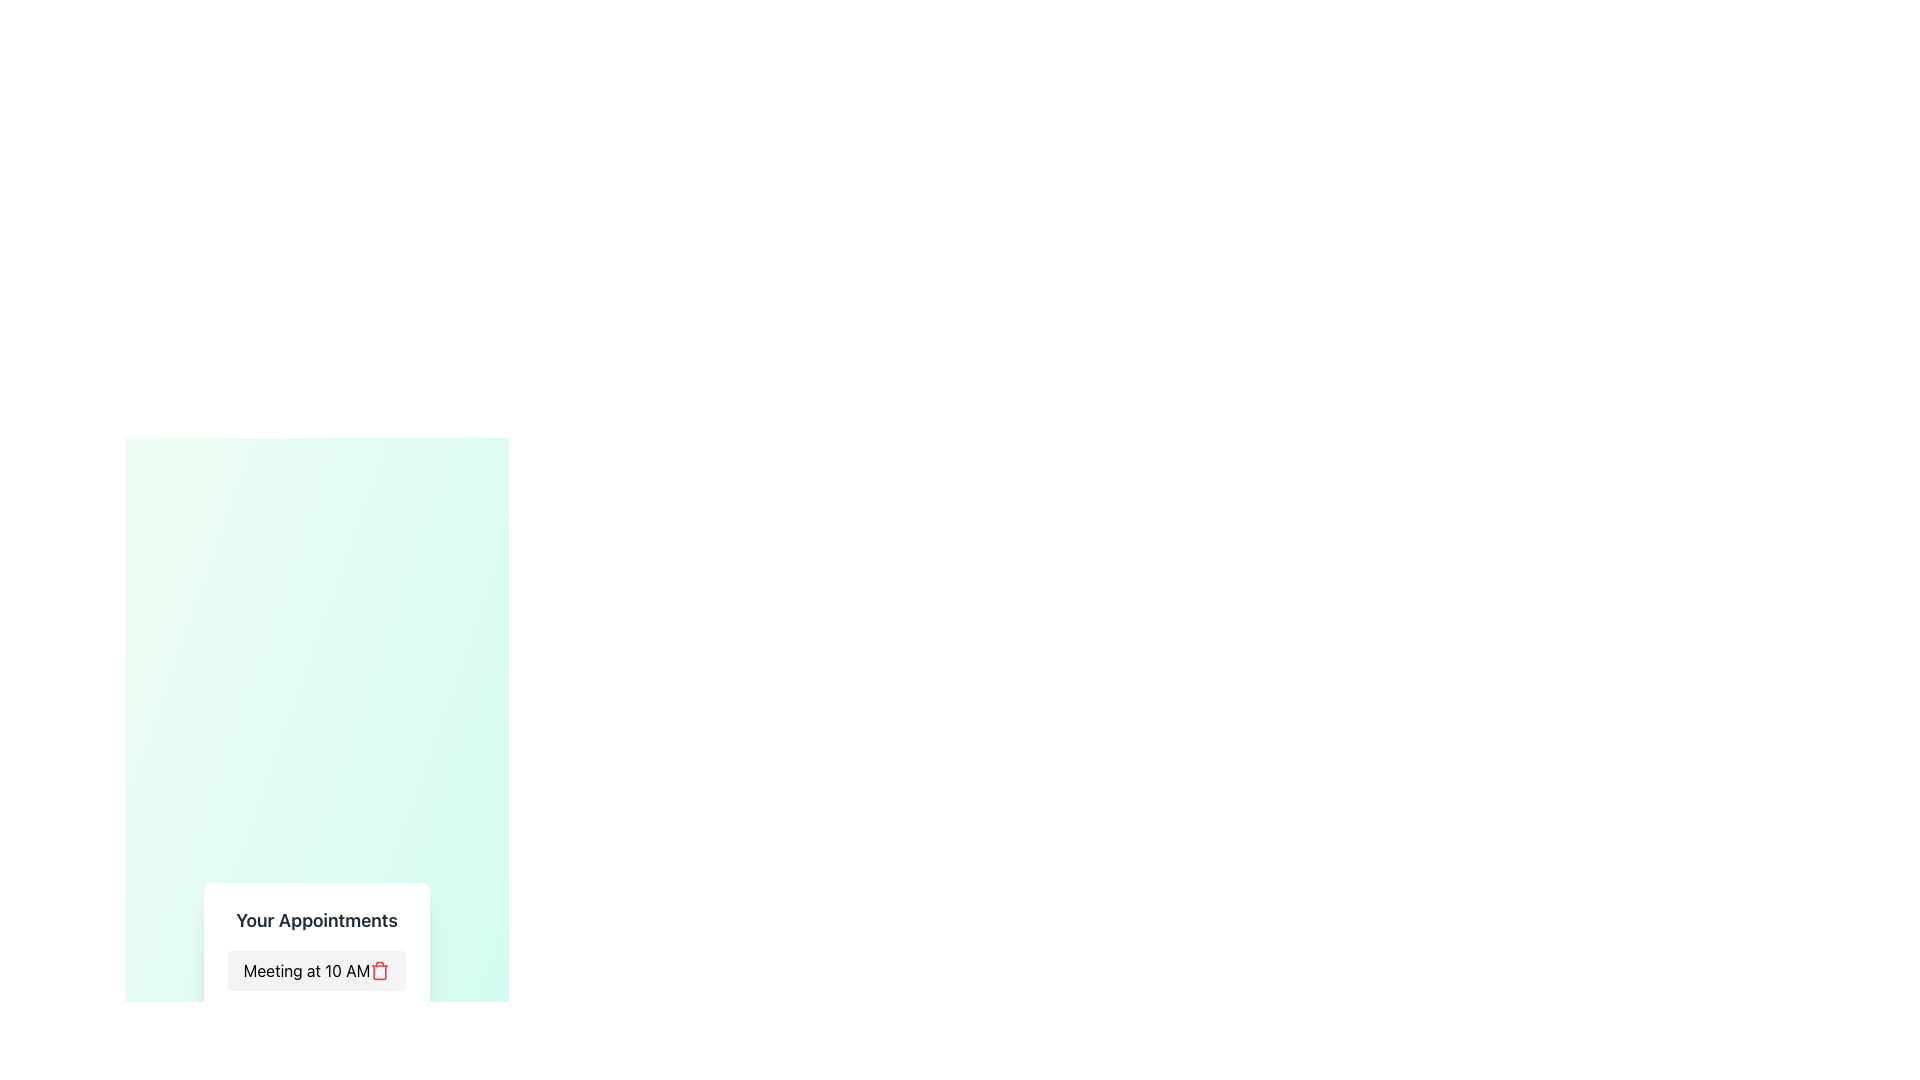  Describe the element at coordinates (315, 977) in the screenshot. I see `the meeting schedule text in the appointment display card` at that location.